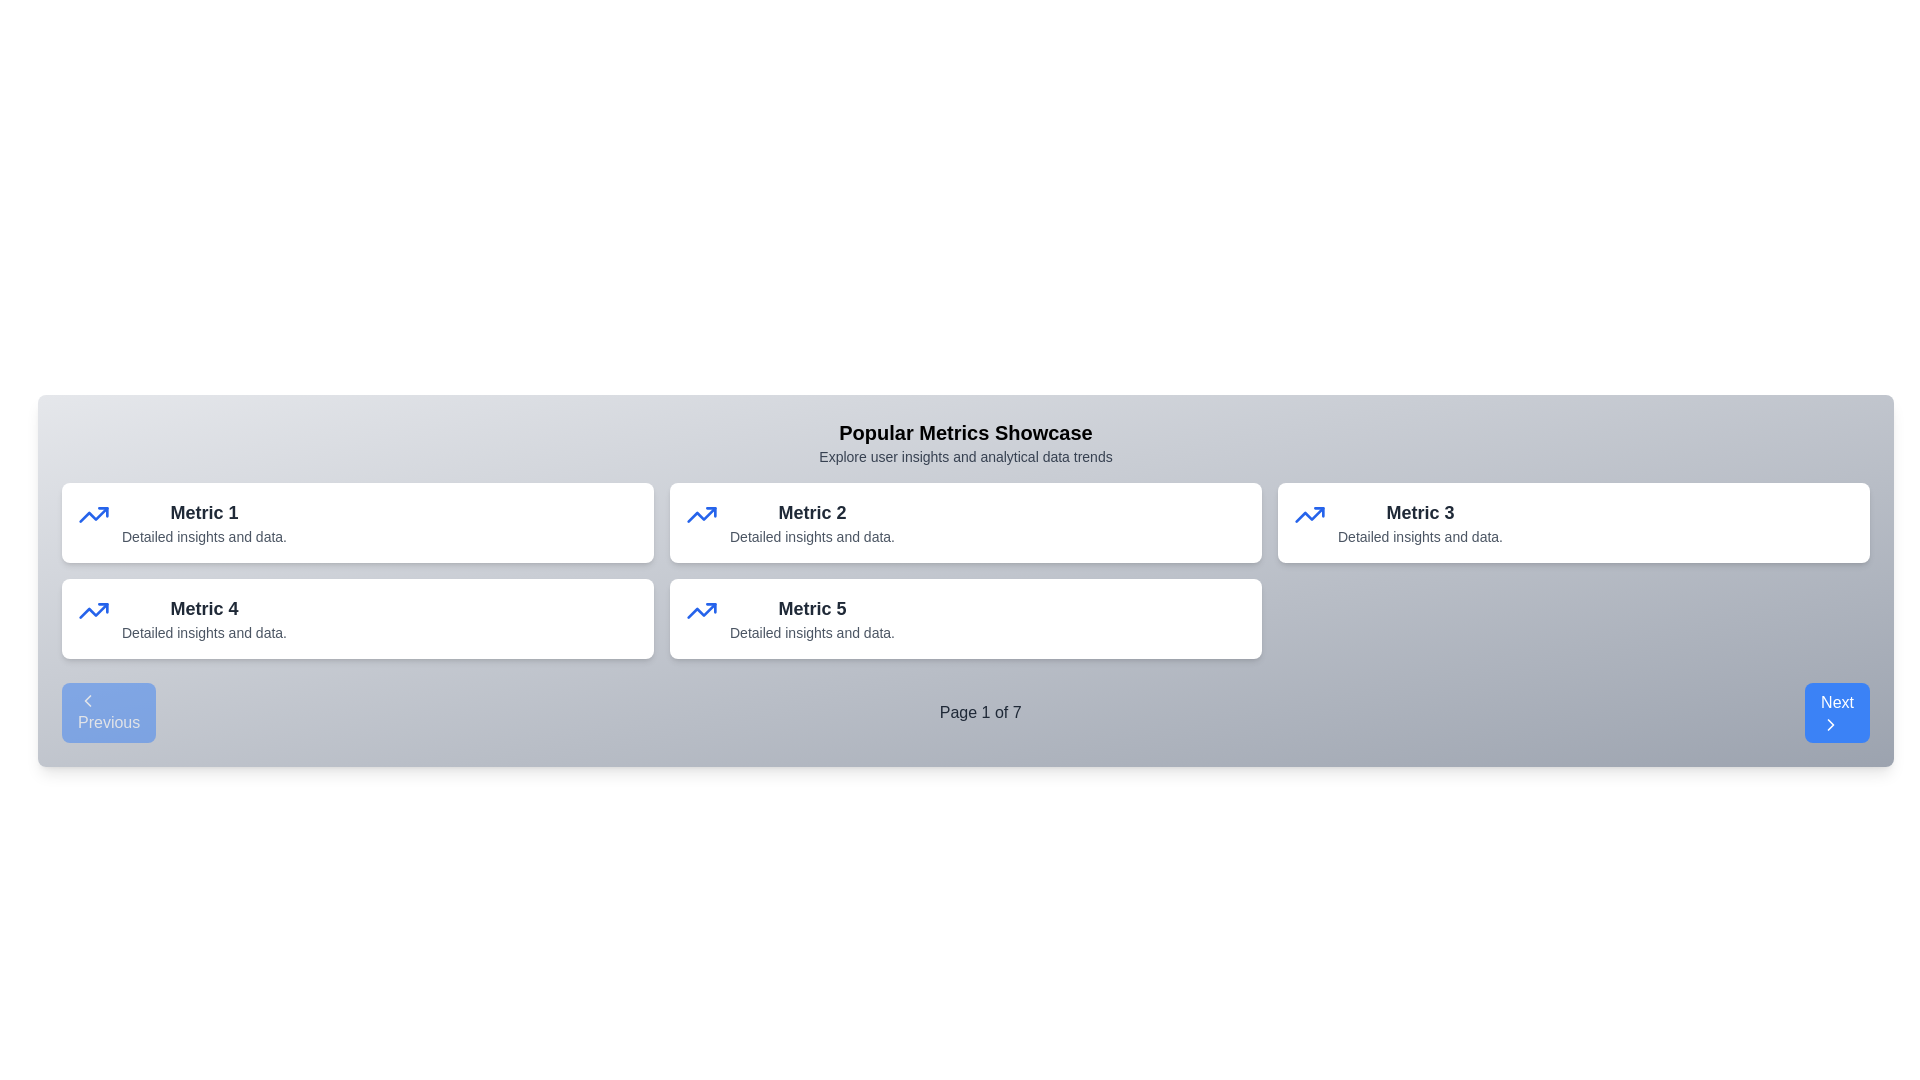  I want to click on the text label displaying 'Page 1 of 7', which is styled with a gray font color and medium weight, located at the bottom of the page between the 'Previous' and 'Next' navigation buttons, so click(980, 712).